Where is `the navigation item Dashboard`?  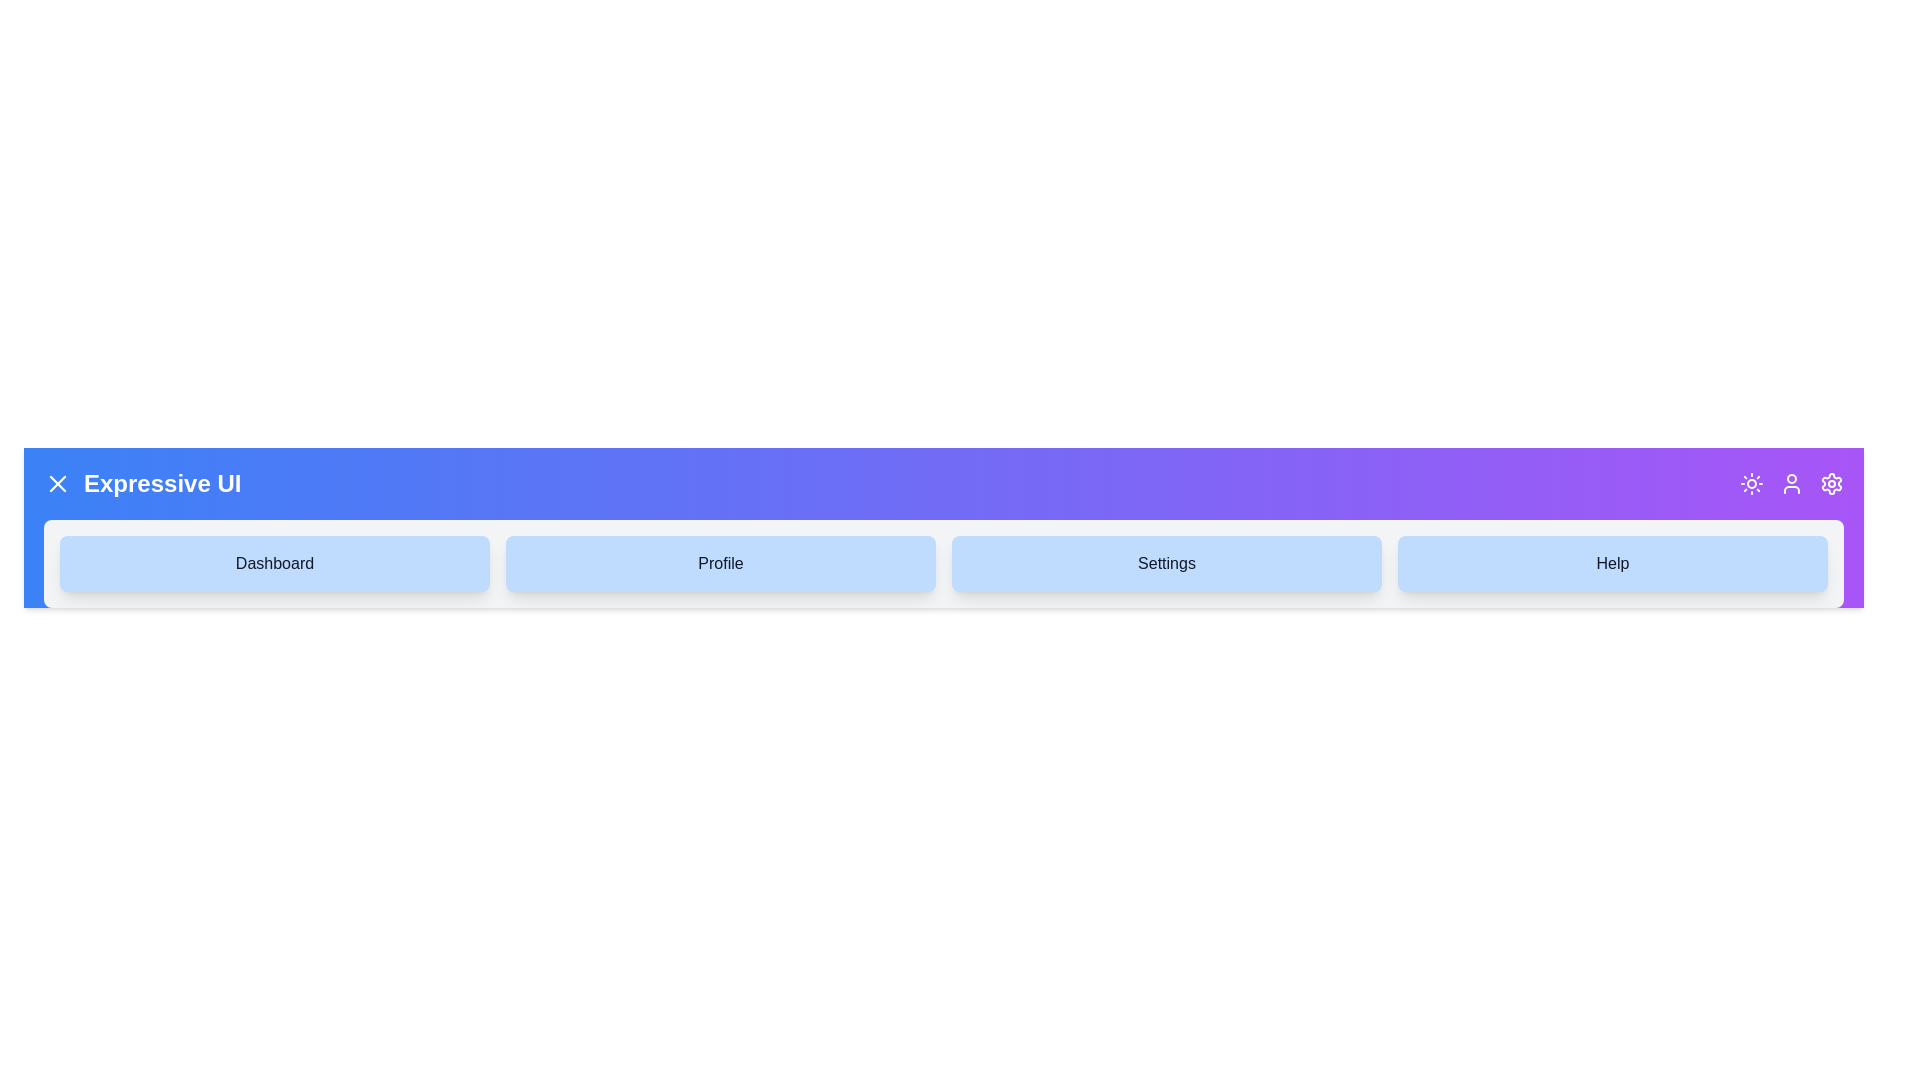 the navigation item Dashboard is located at coordinates (273, 563).